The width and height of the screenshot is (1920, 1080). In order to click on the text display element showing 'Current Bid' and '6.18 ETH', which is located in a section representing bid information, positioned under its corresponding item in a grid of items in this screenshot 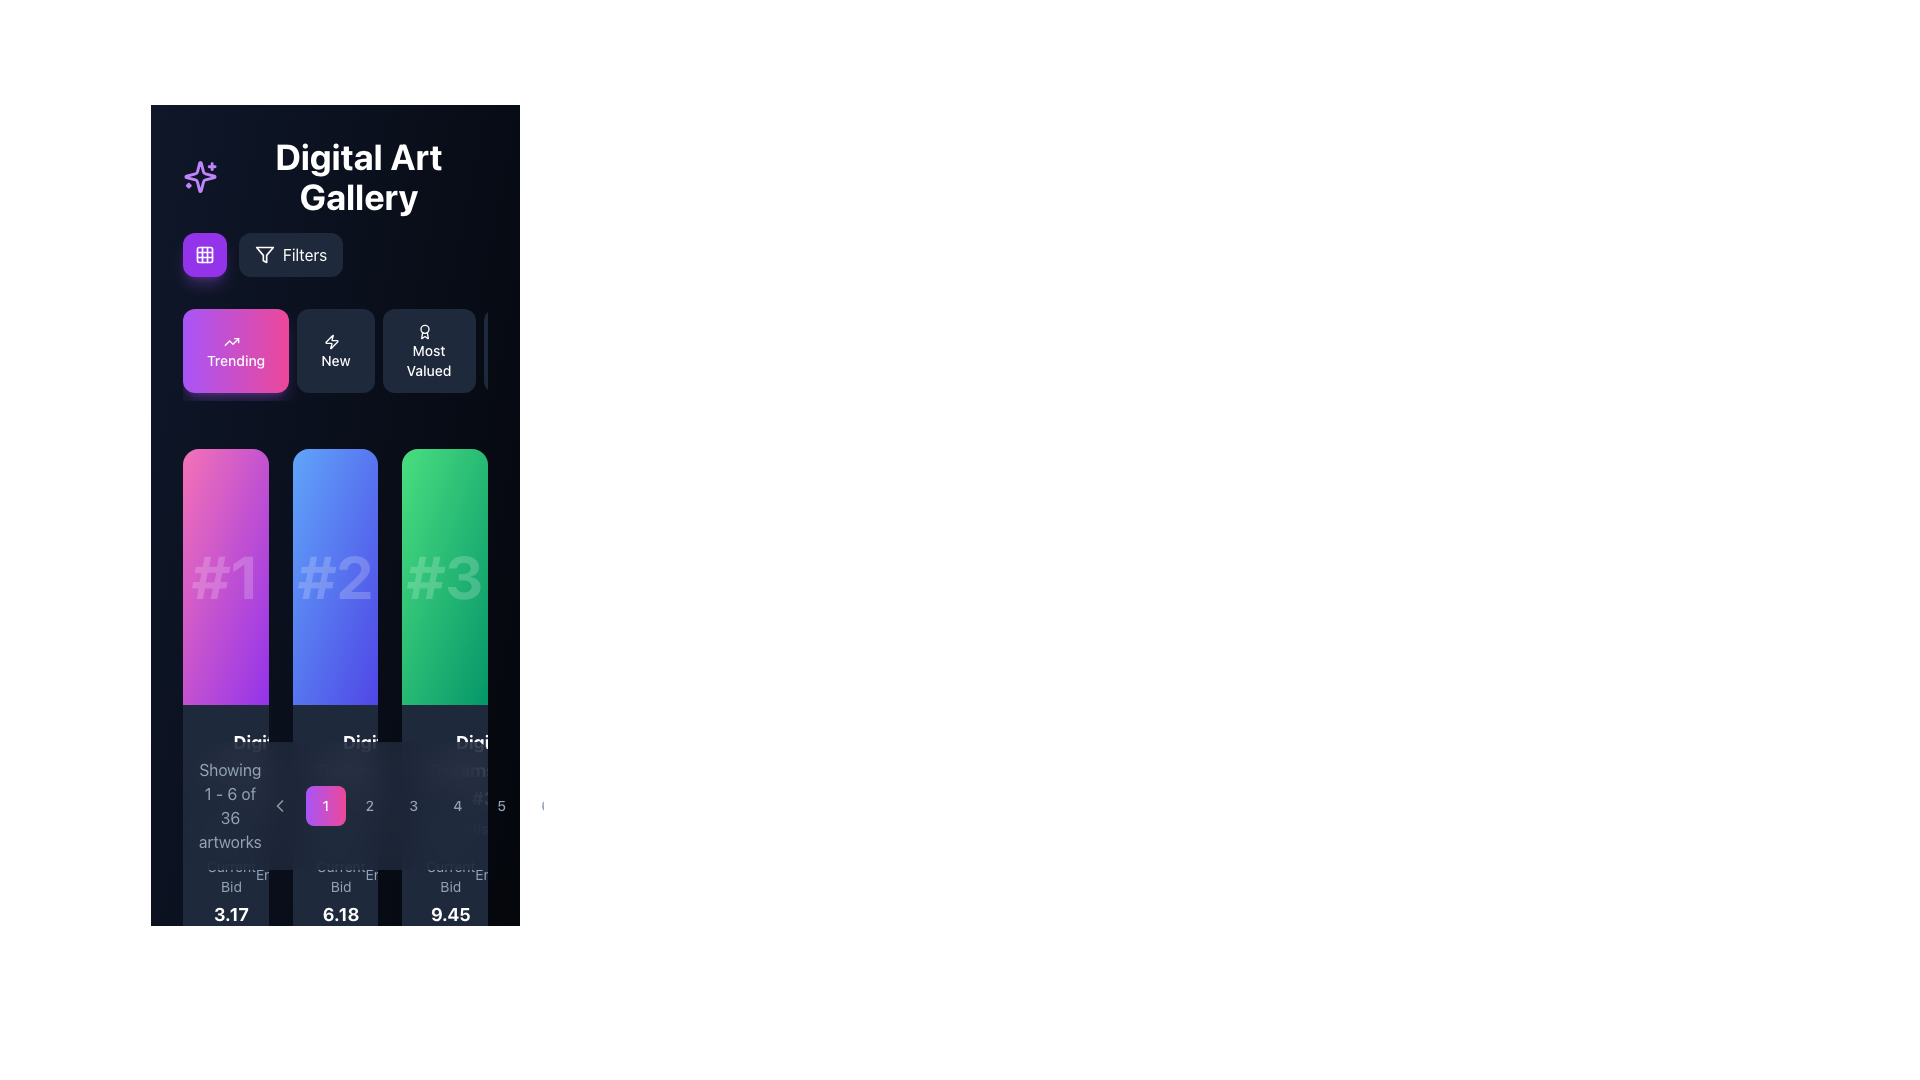, I will do `click(341, 906)`.